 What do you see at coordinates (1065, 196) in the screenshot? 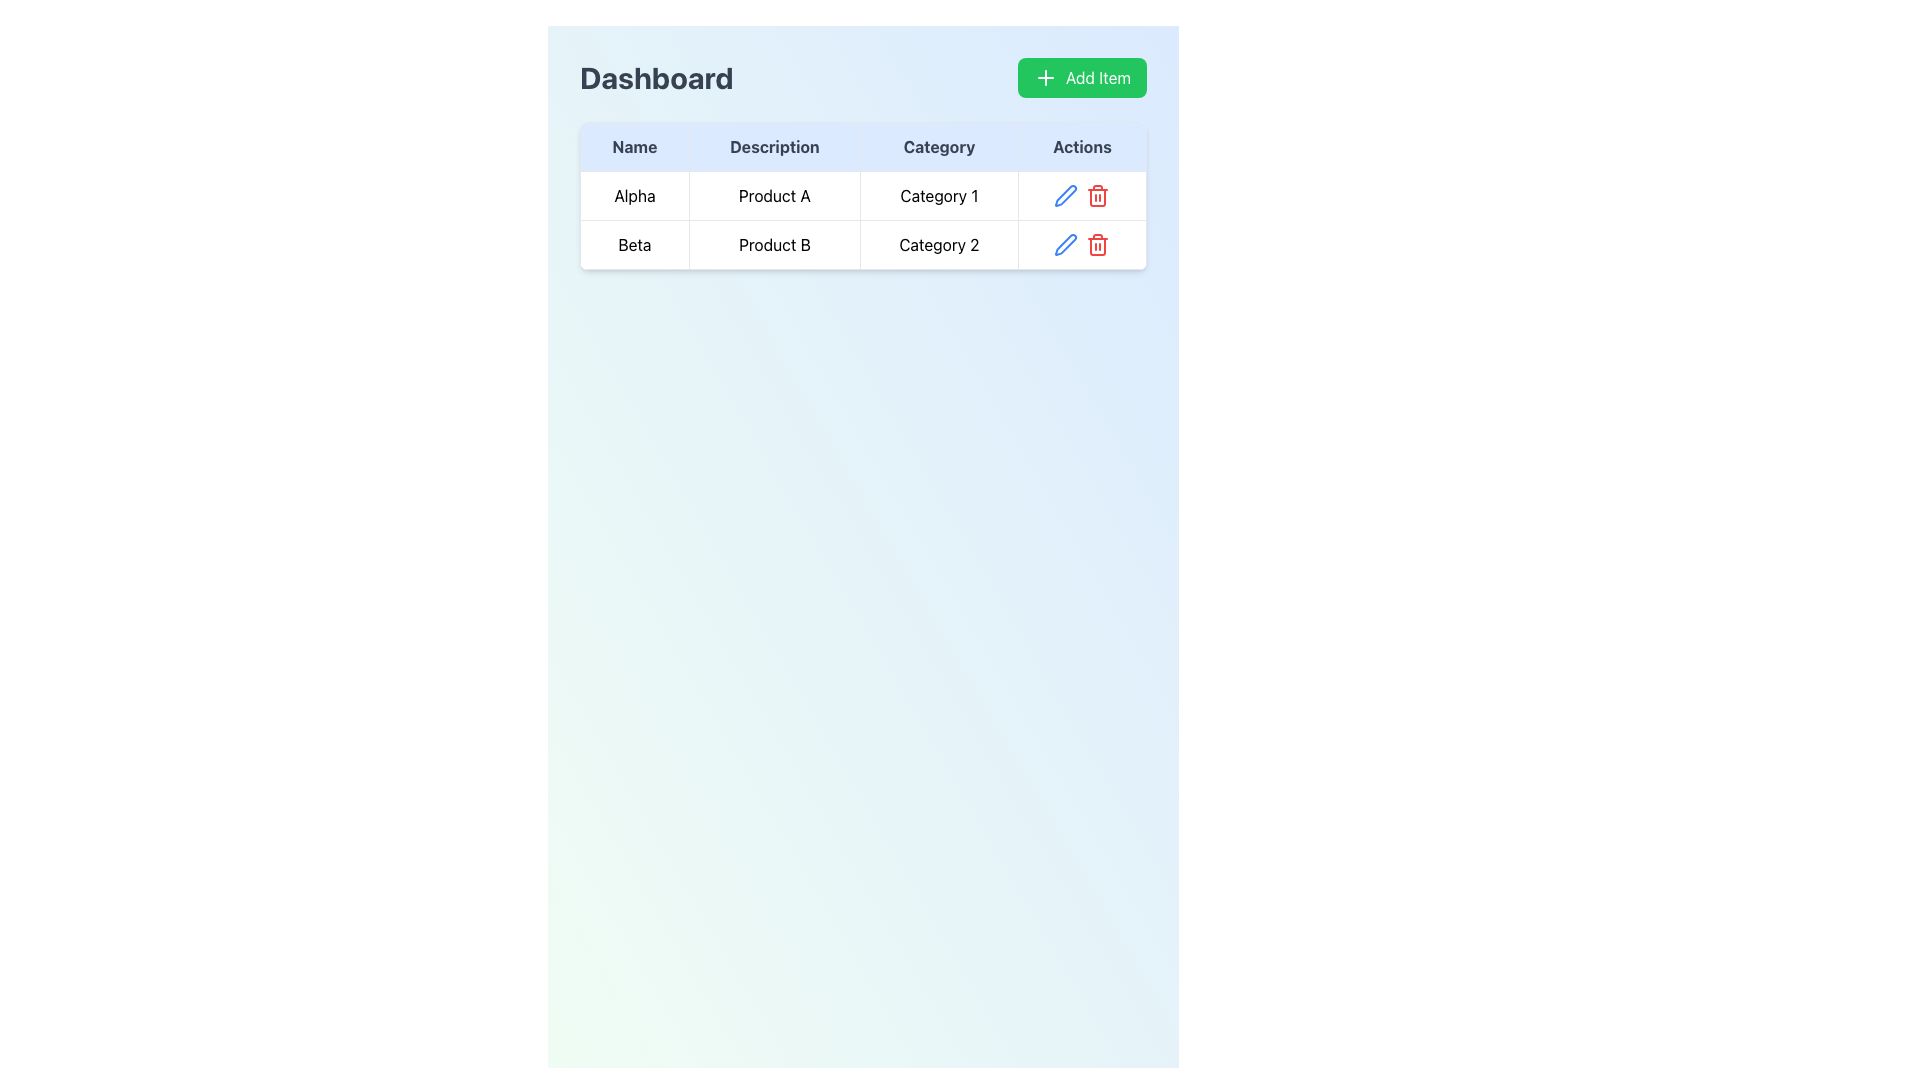
I see `the pen icon in the second row of the table under the 'Actions' column to initiate the edit action for the item 'Beta'` at bounding box center [1065, 196].